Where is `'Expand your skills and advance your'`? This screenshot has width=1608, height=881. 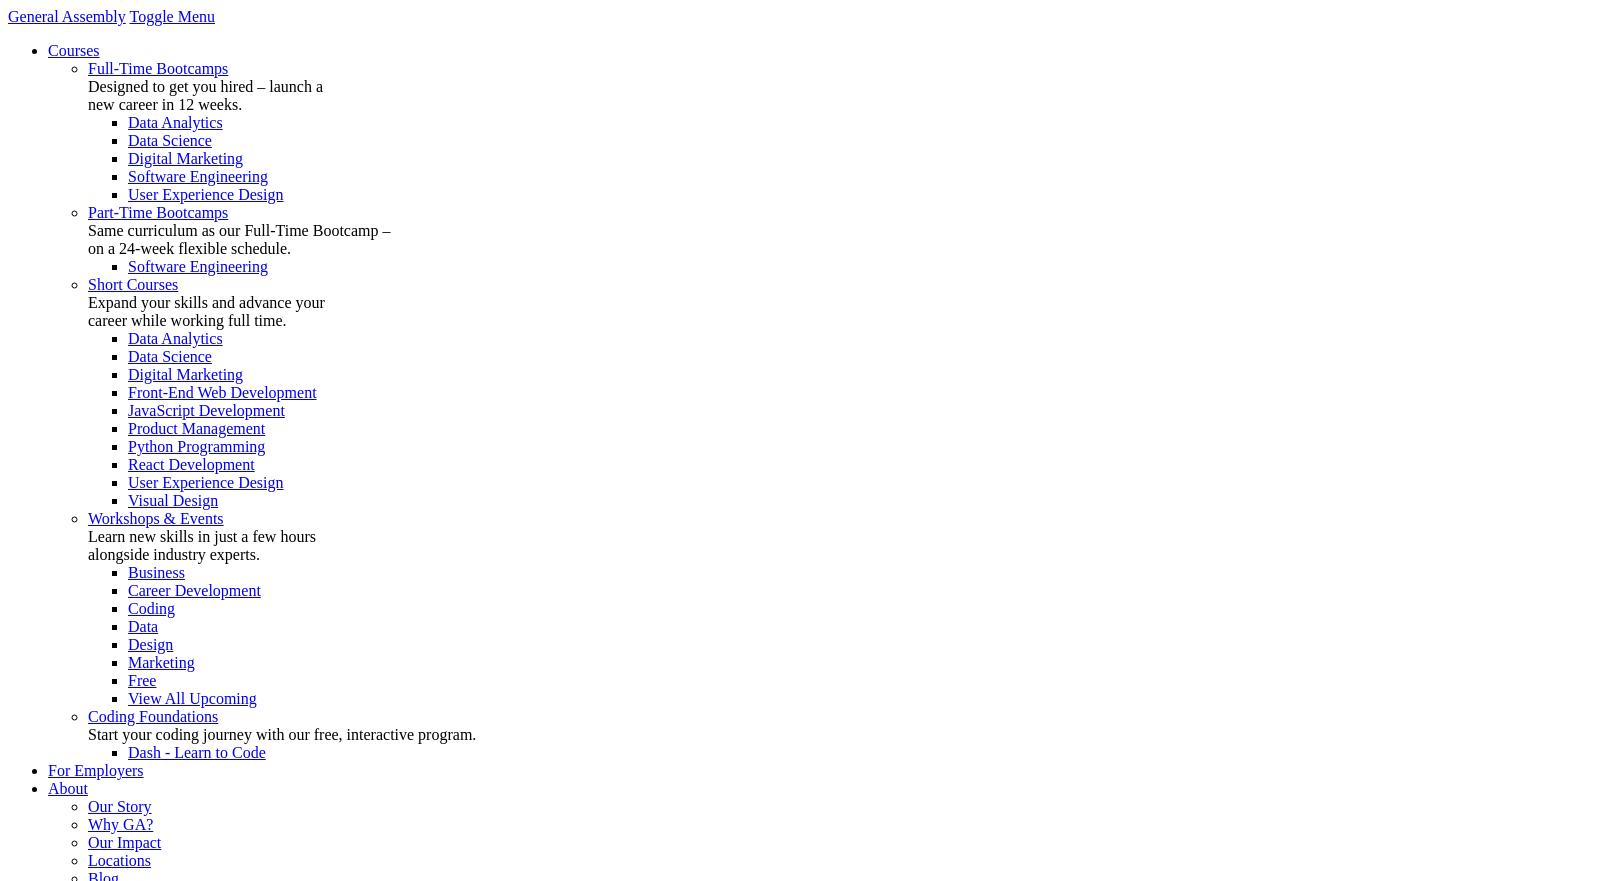 'Expand your skills and advance your' is located at coordinates (205, 301).